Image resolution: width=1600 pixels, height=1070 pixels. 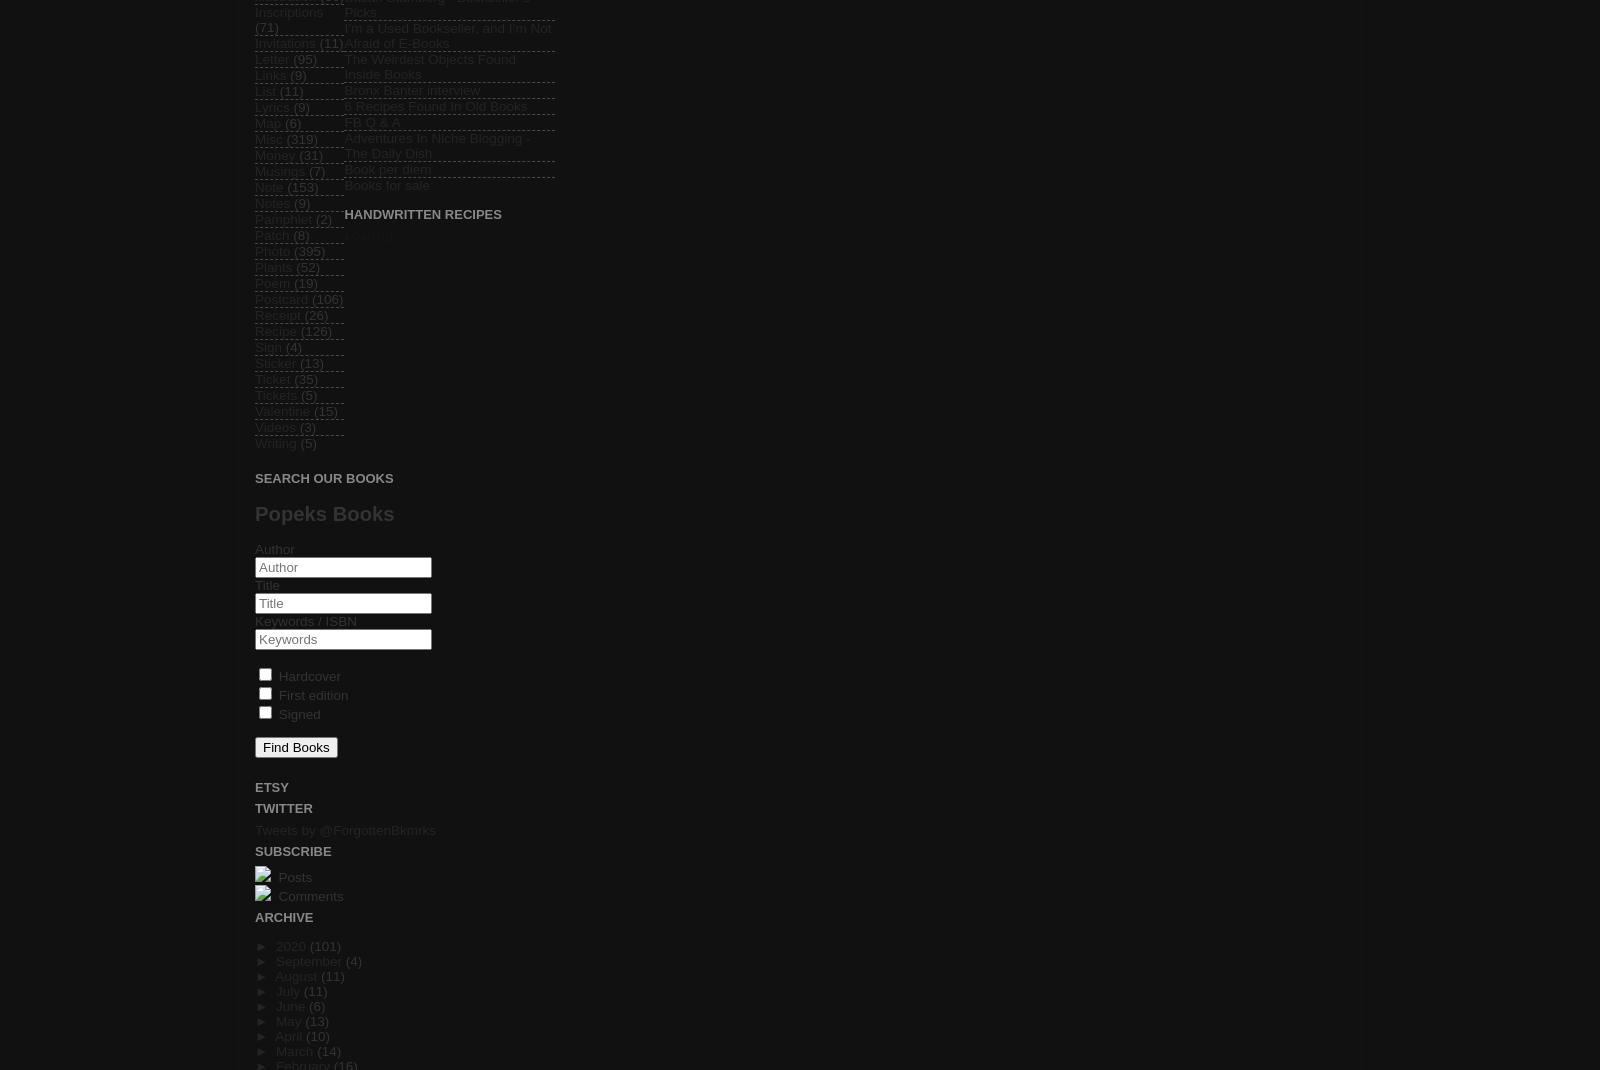 I want to click on 'Invitations', so click(x=284, y=41).